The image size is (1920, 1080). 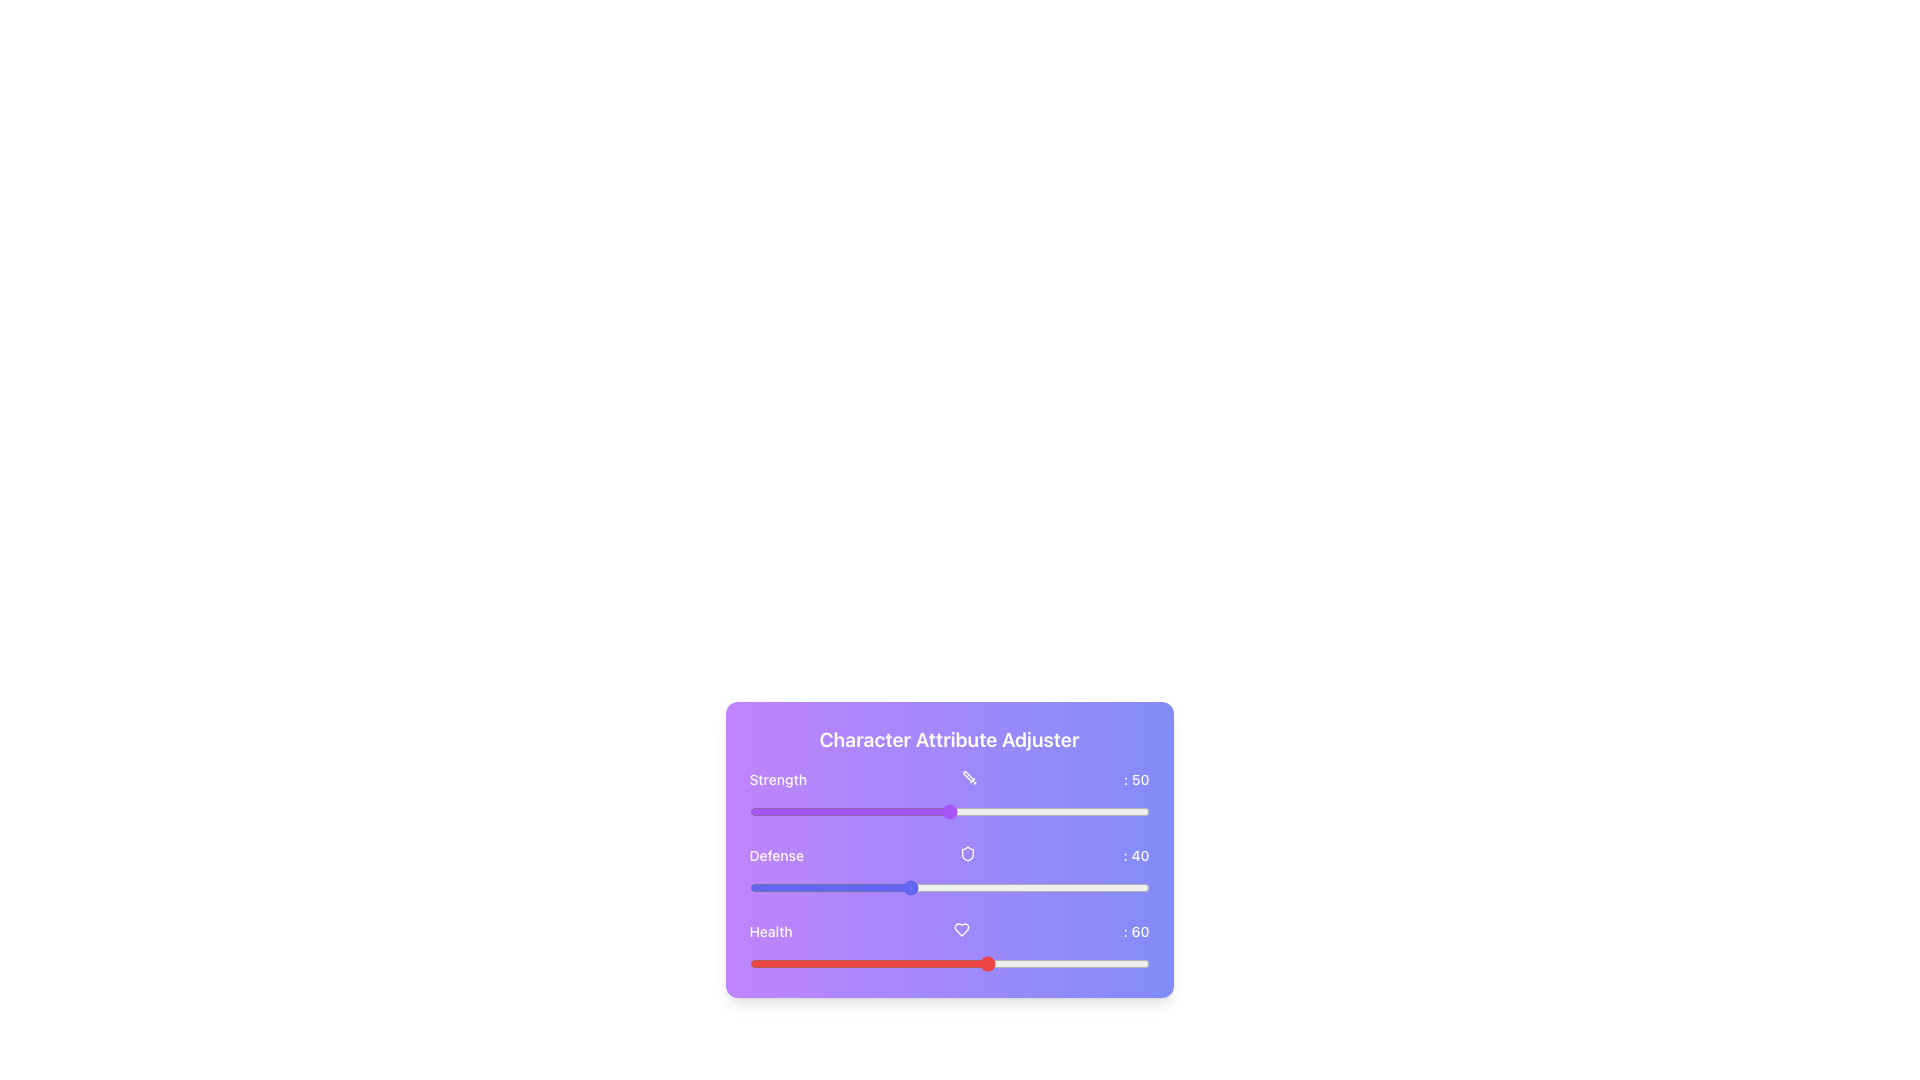 I want to click on the Strength value, so click(x=961, y=812).